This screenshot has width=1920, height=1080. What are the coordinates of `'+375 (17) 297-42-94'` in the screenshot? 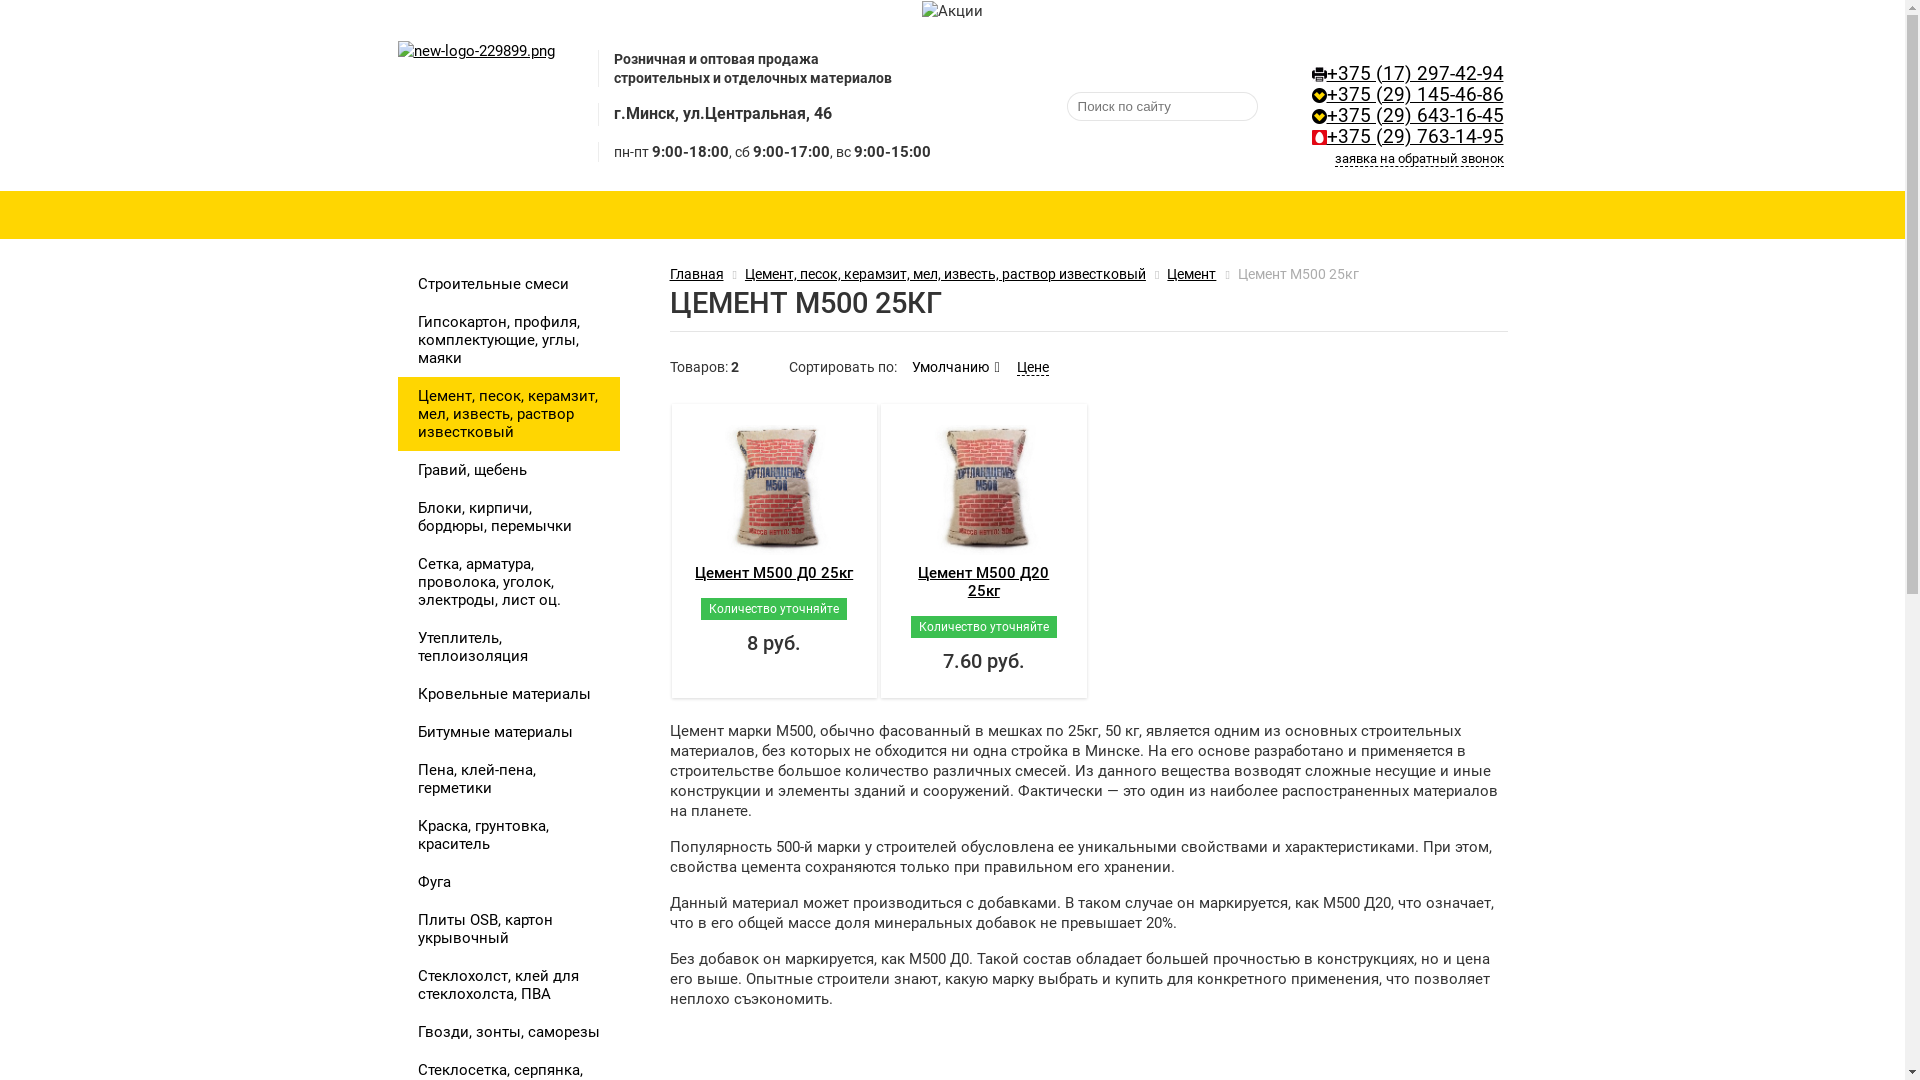 It's located at (1413, 72).